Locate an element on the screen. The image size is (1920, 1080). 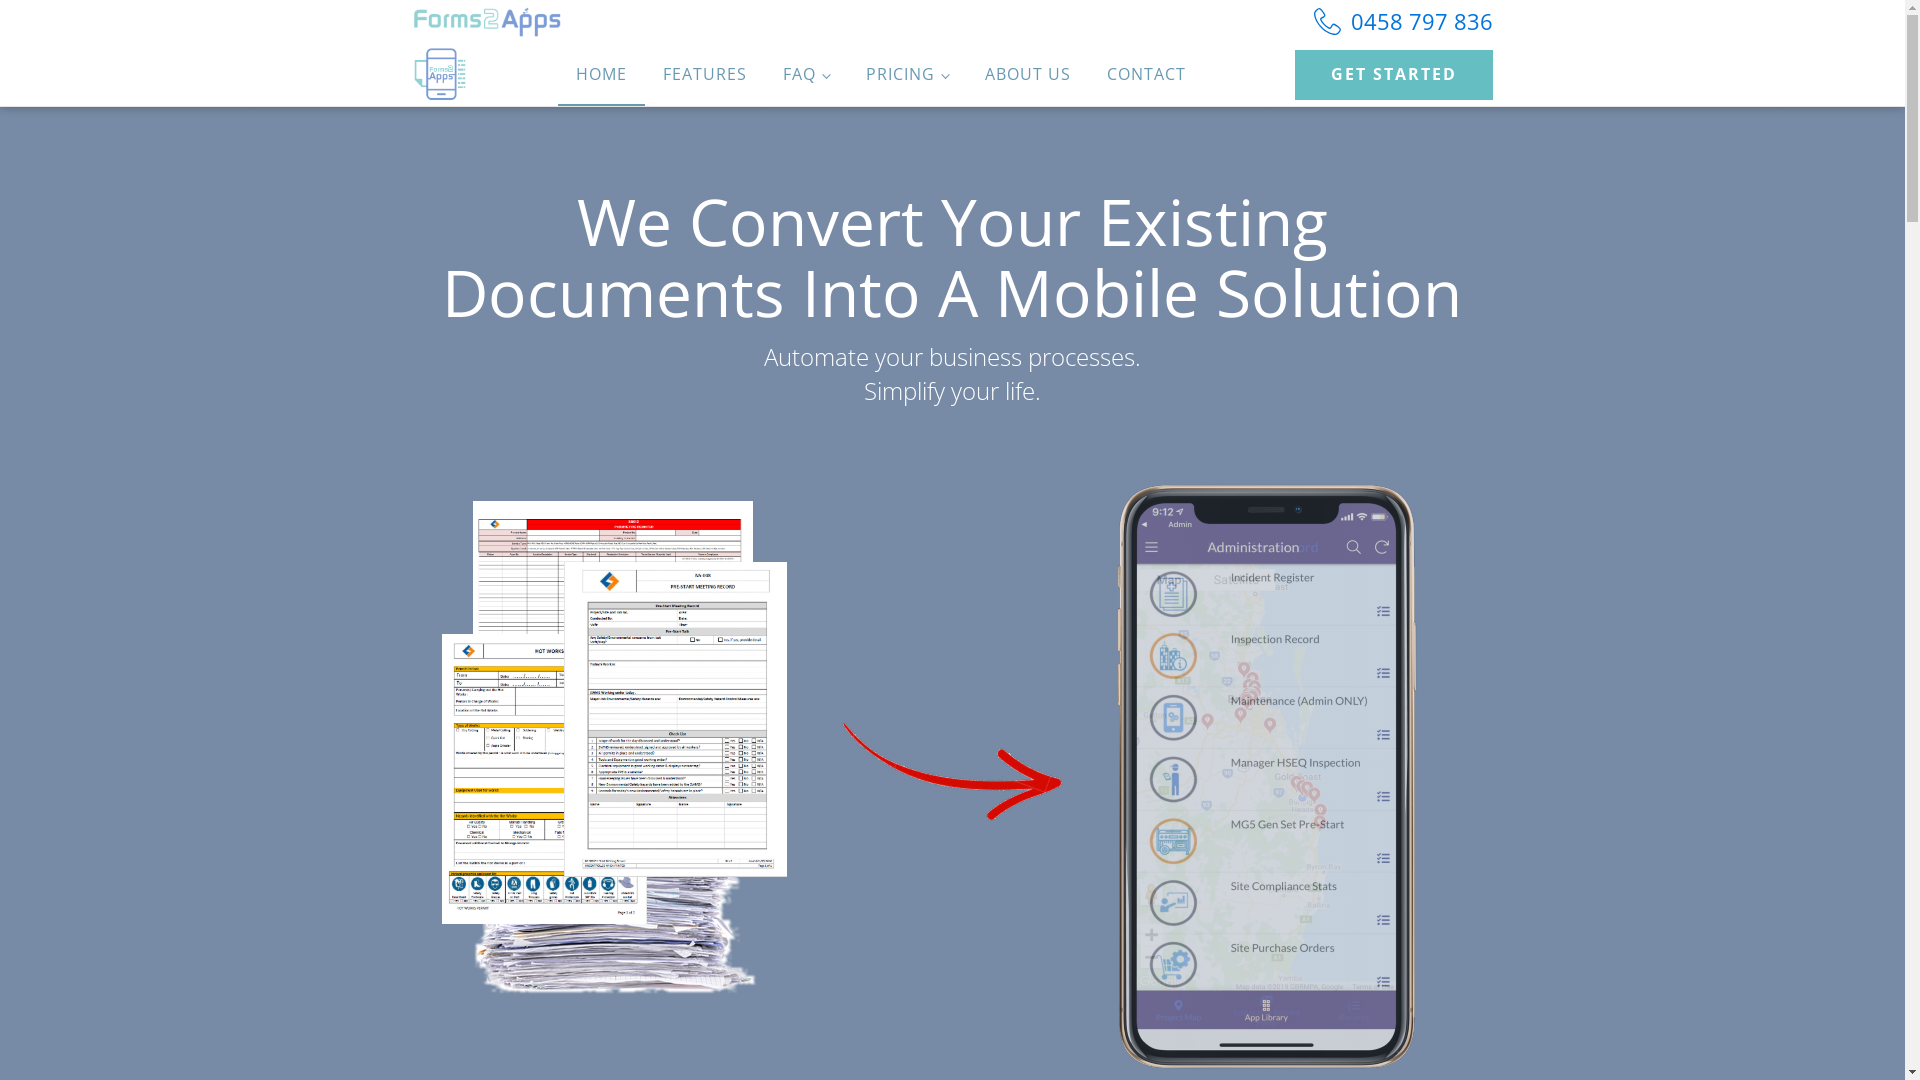
'0458 797 836' is located at coordinates (1402, 21).